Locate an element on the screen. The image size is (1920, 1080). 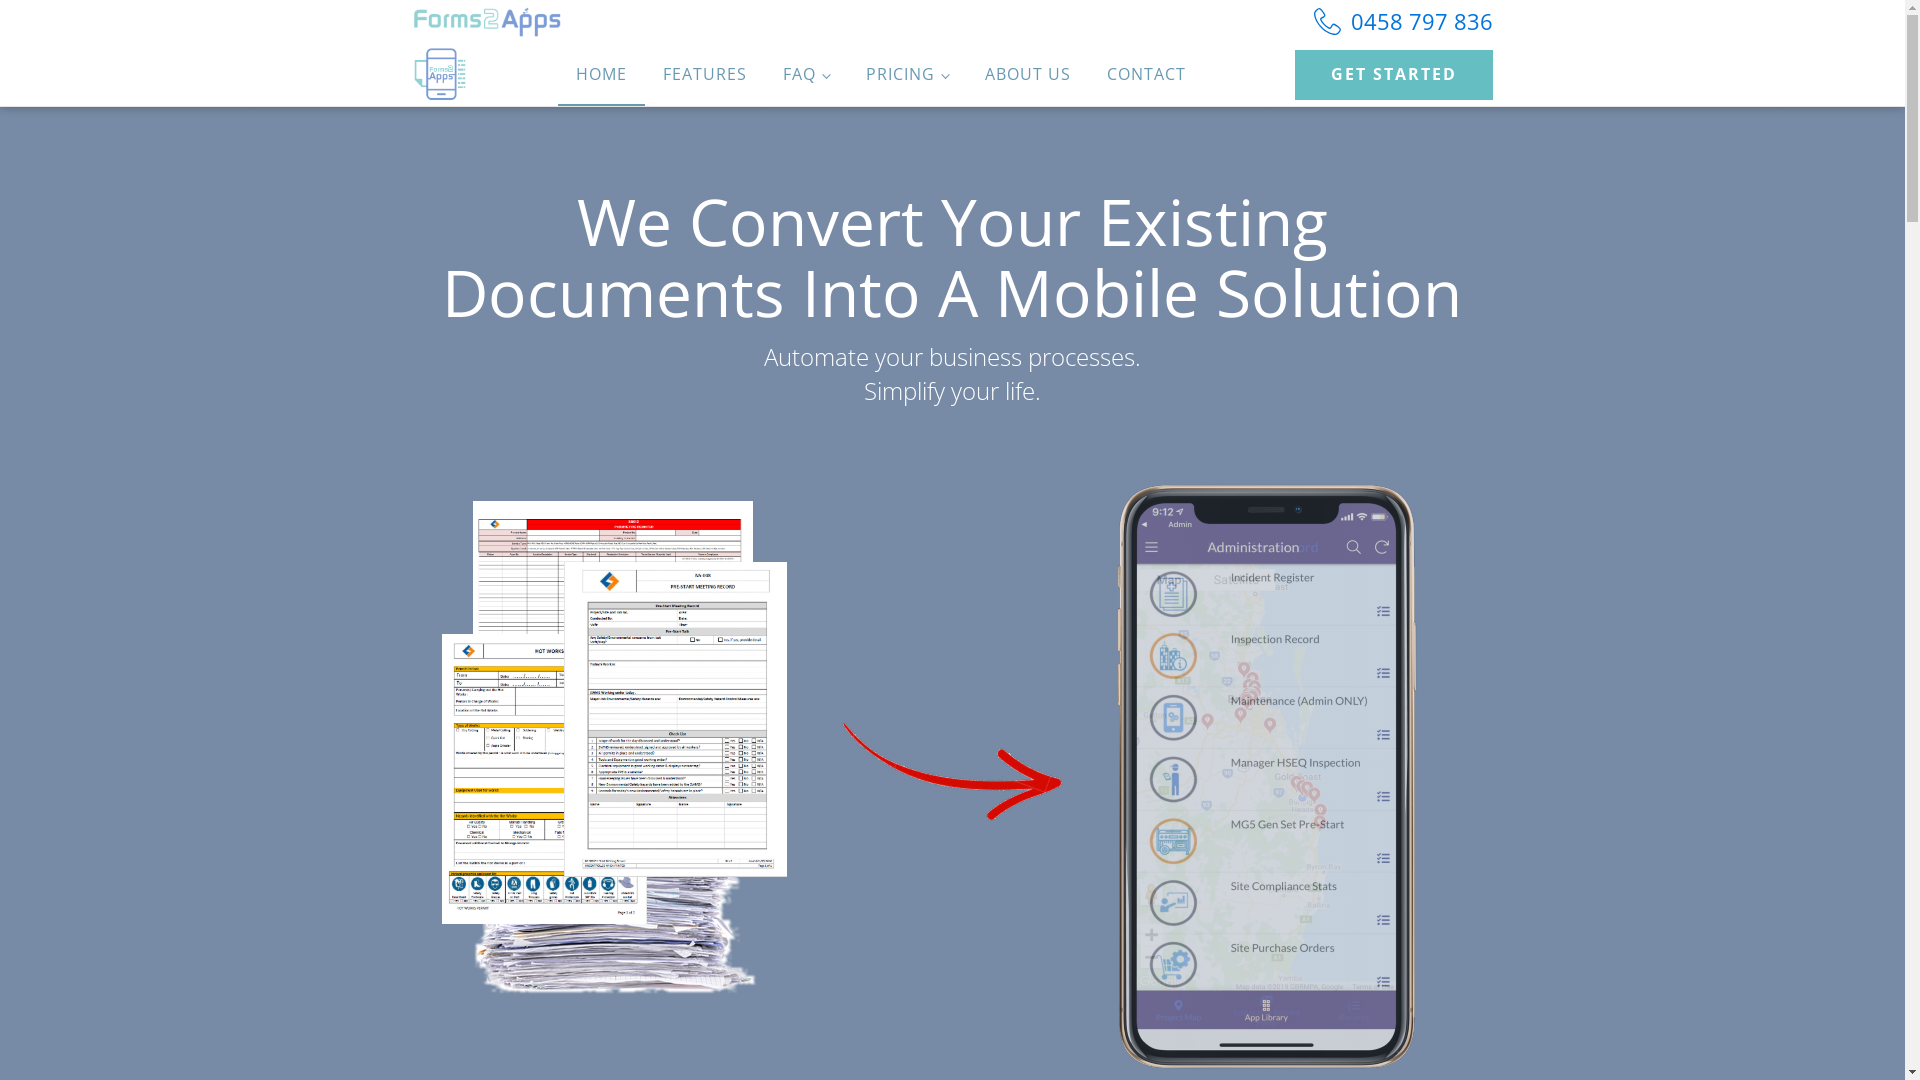
'0458 797 836' is located at coordinates (1402, 21).